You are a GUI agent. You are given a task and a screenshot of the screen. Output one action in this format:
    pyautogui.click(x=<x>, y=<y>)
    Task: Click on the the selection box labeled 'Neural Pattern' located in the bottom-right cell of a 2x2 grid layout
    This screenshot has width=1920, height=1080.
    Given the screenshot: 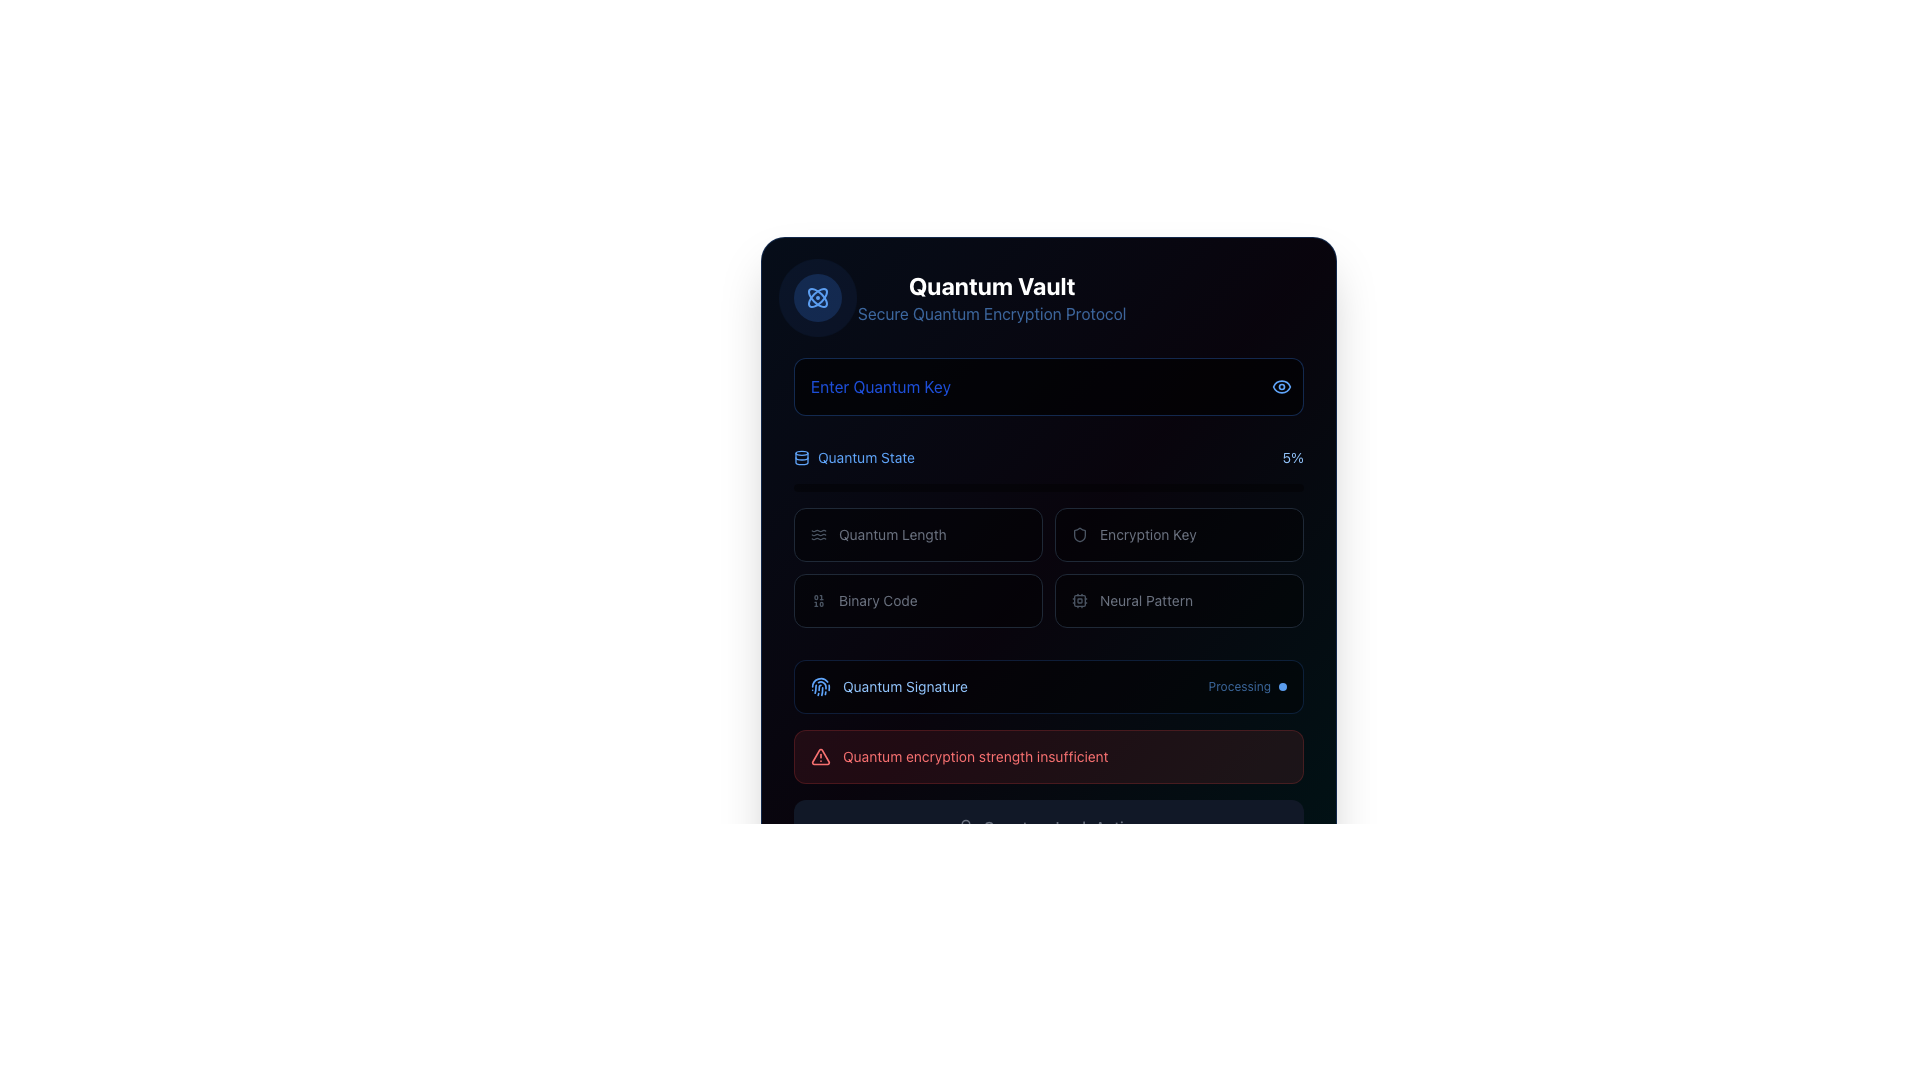 What is the action you would take?
    pyautogui.click(x=1179, y=600)
    